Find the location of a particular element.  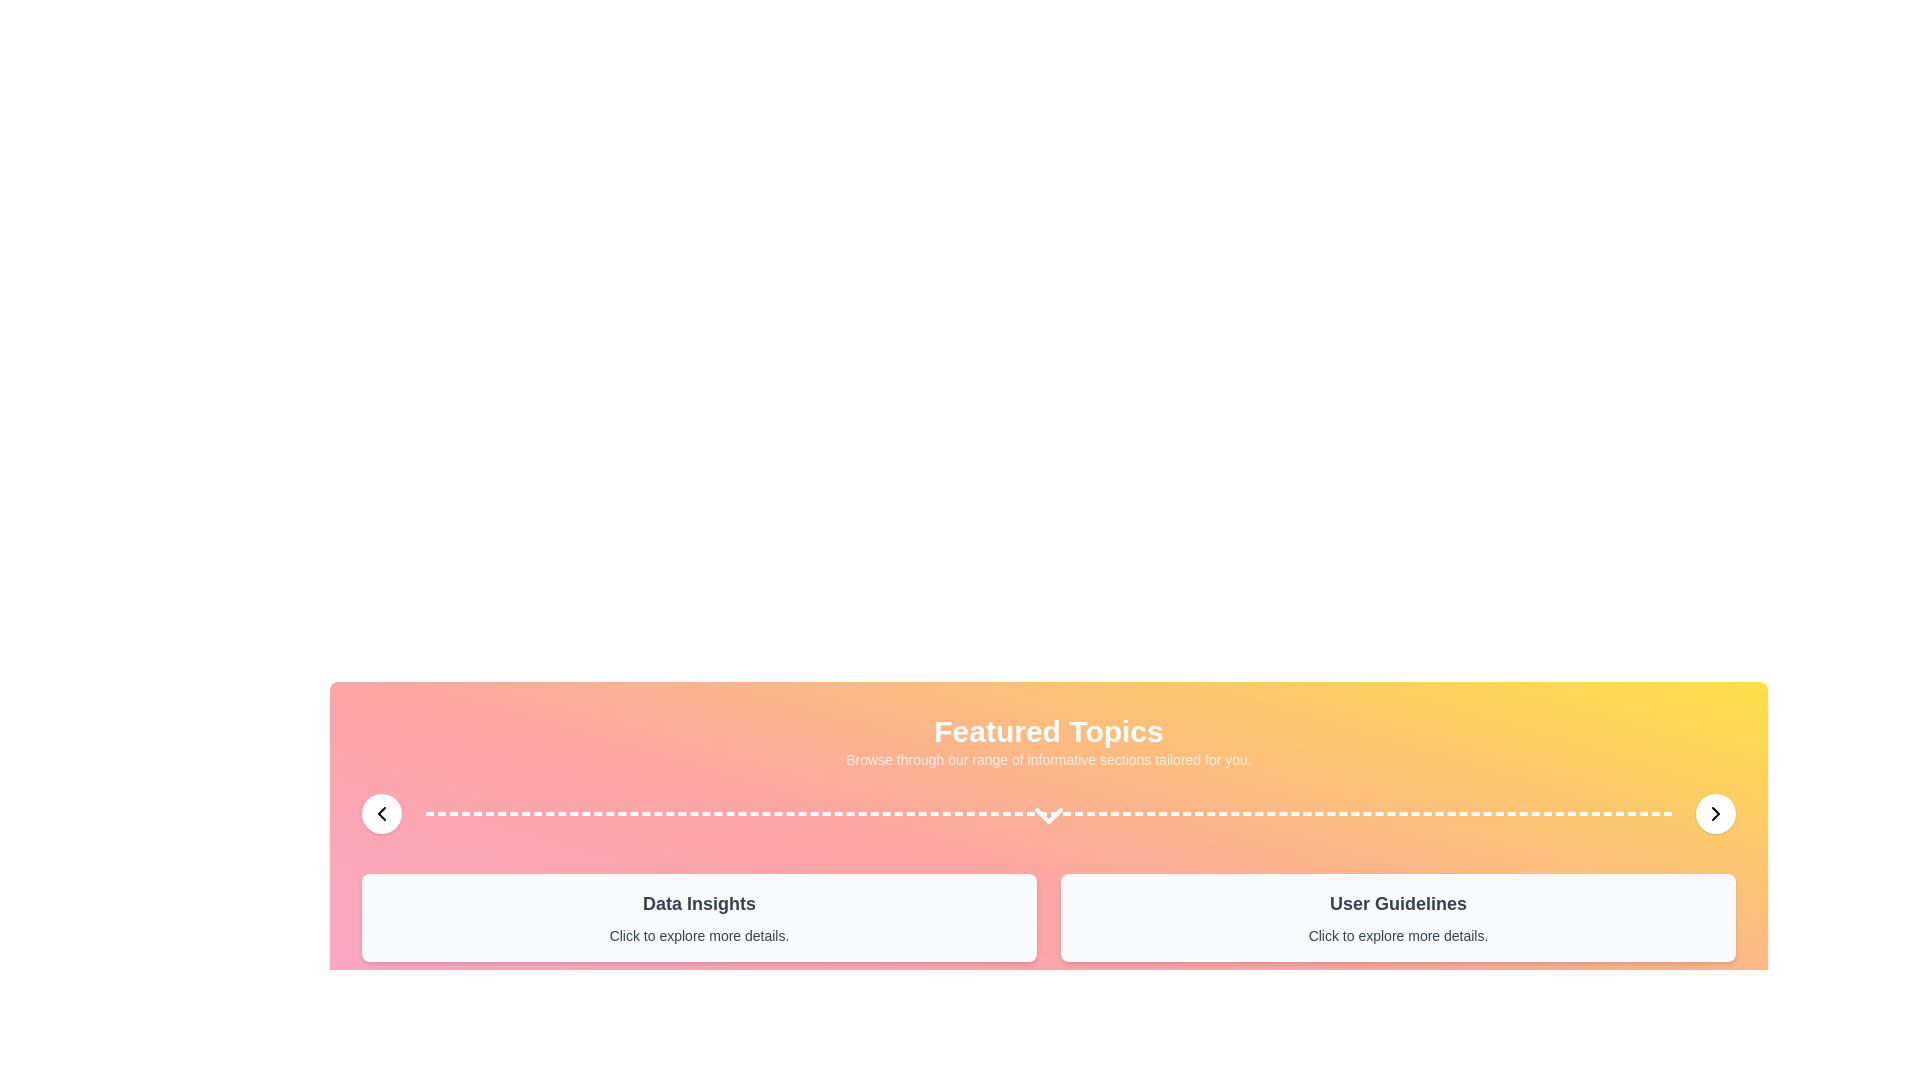

the navigation button located on the rightmost end of the horizontal layout is located at coordinates (1715, 813).